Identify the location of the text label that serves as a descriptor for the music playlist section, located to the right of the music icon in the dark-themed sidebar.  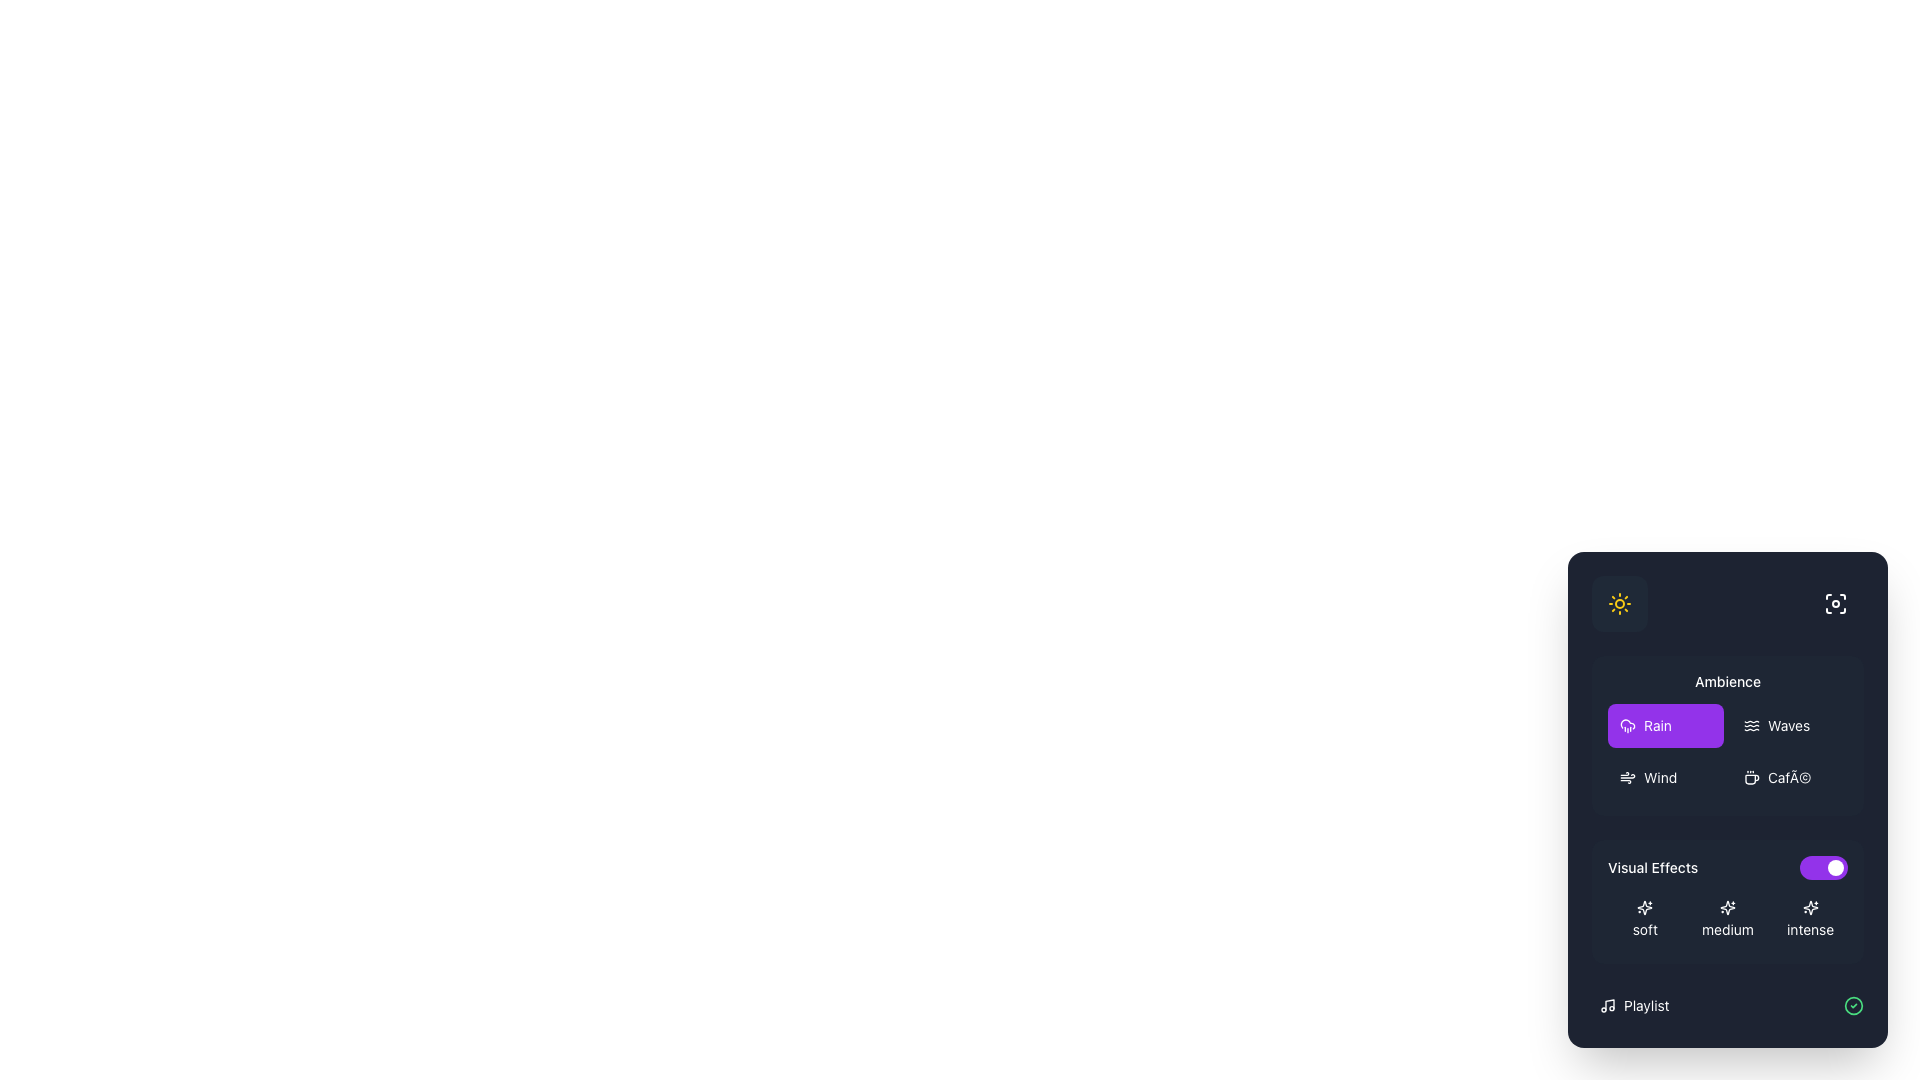
(1646, 1006).